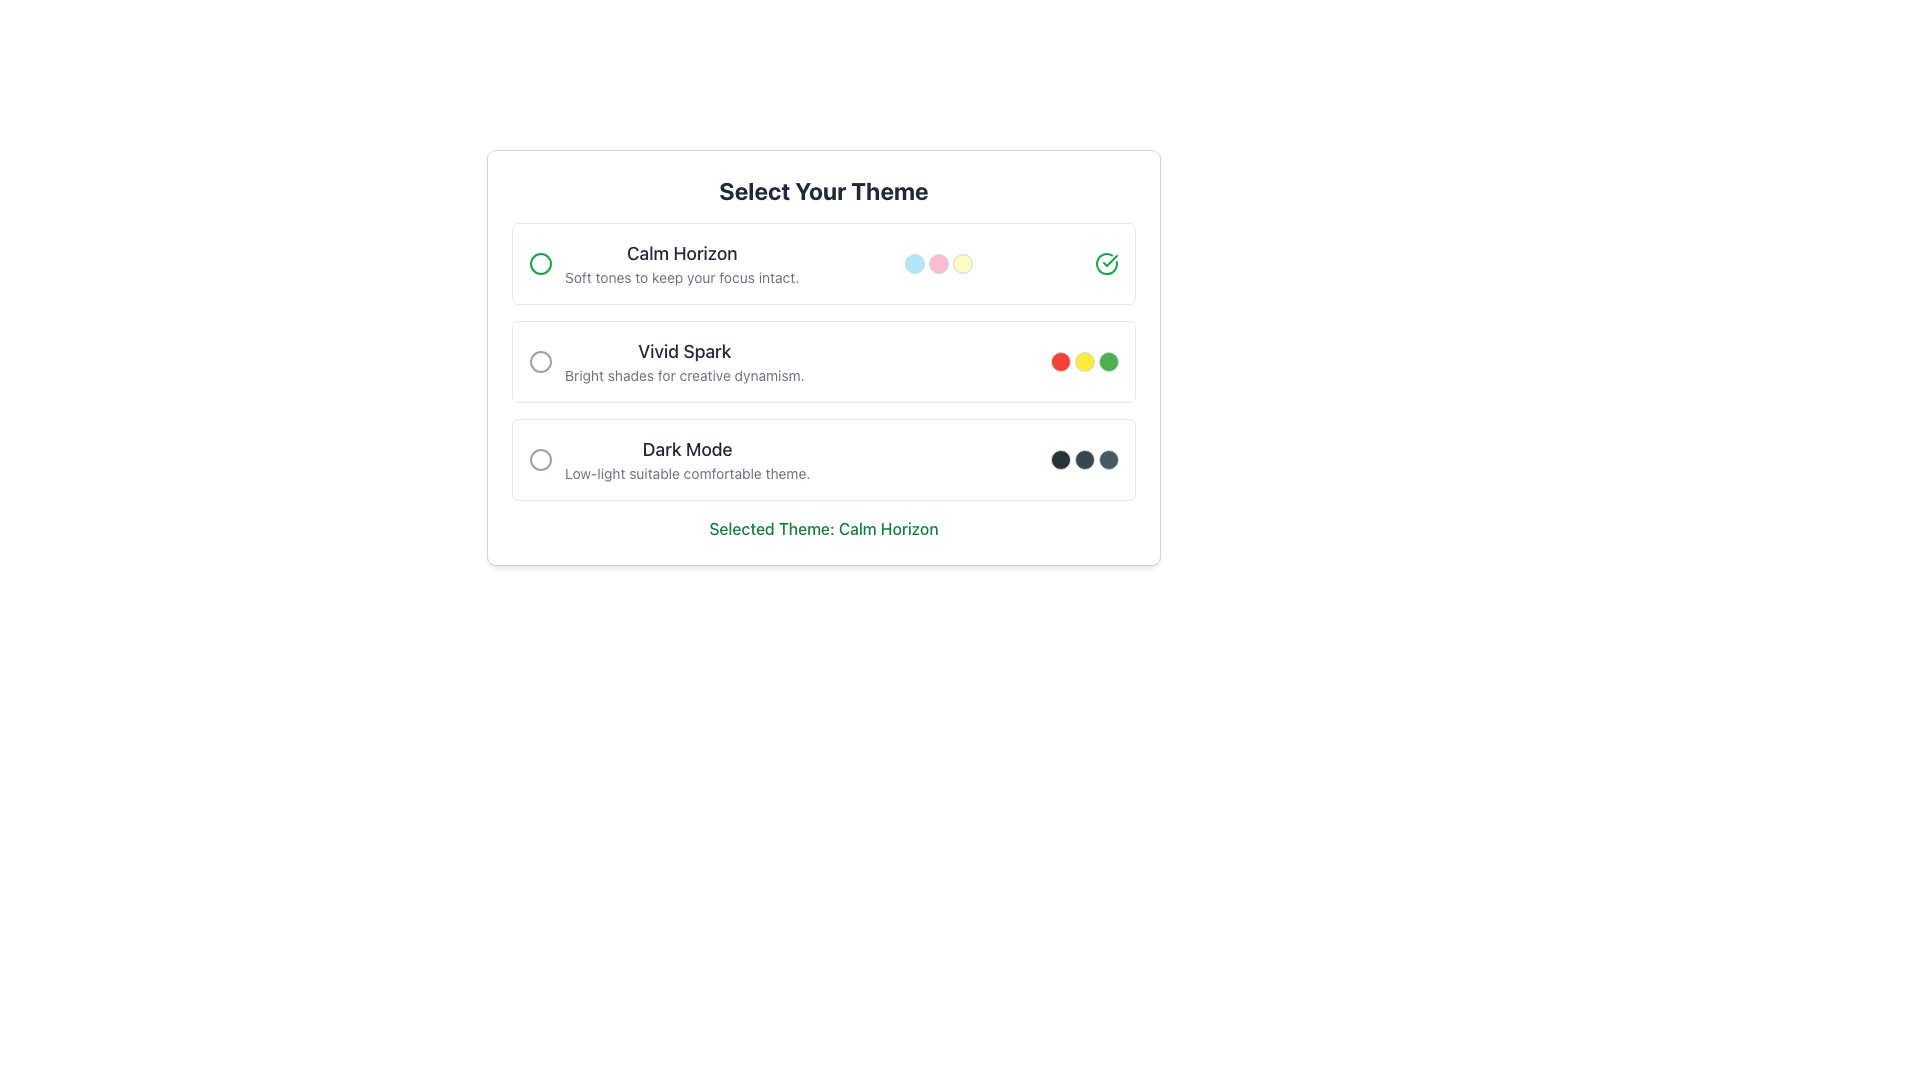 This screenshot has height=1080, width=1920. I want to click on the yellow circular color indicator, which is the second in a group of three circles aligned to the right of the text 'Vivid Spark', so click(1083, 362).